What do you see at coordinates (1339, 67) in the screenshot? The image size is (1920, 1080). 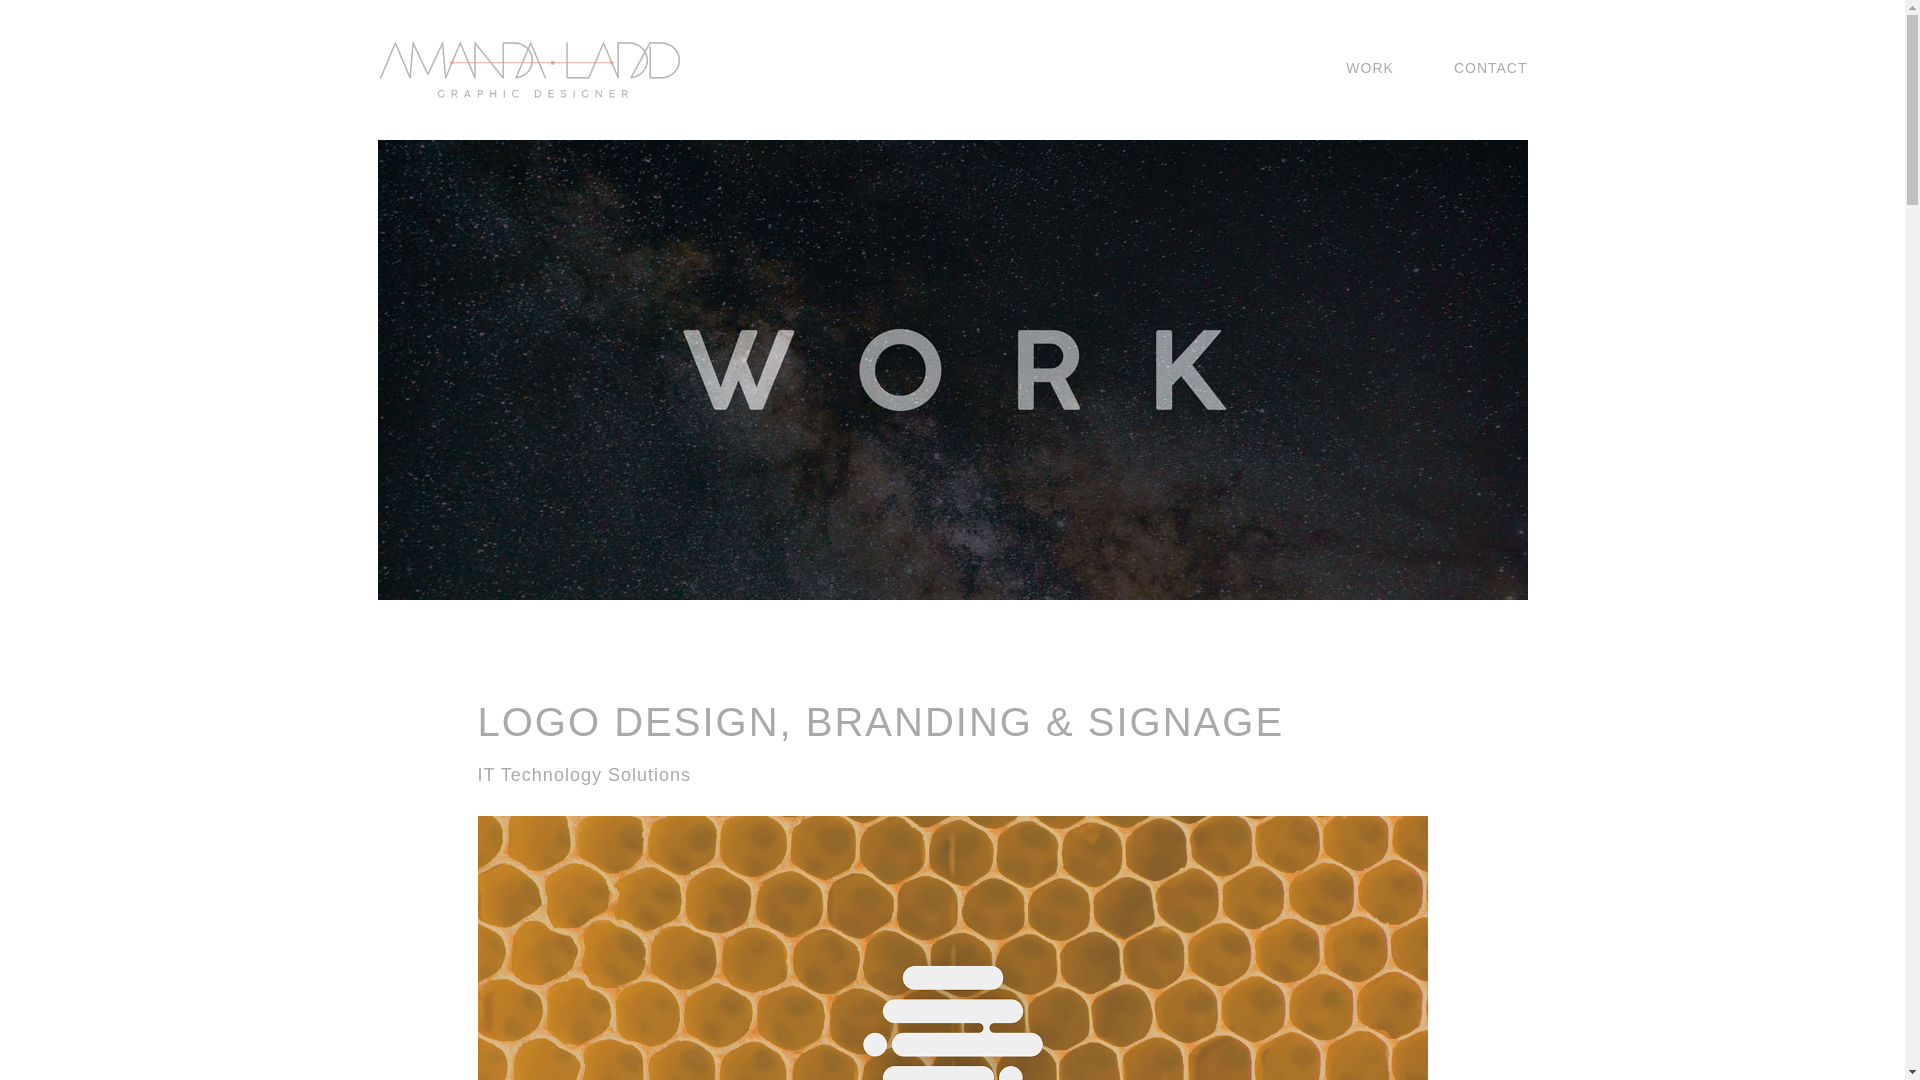 I see `'WORK'` at bounding box center [1339, 67].